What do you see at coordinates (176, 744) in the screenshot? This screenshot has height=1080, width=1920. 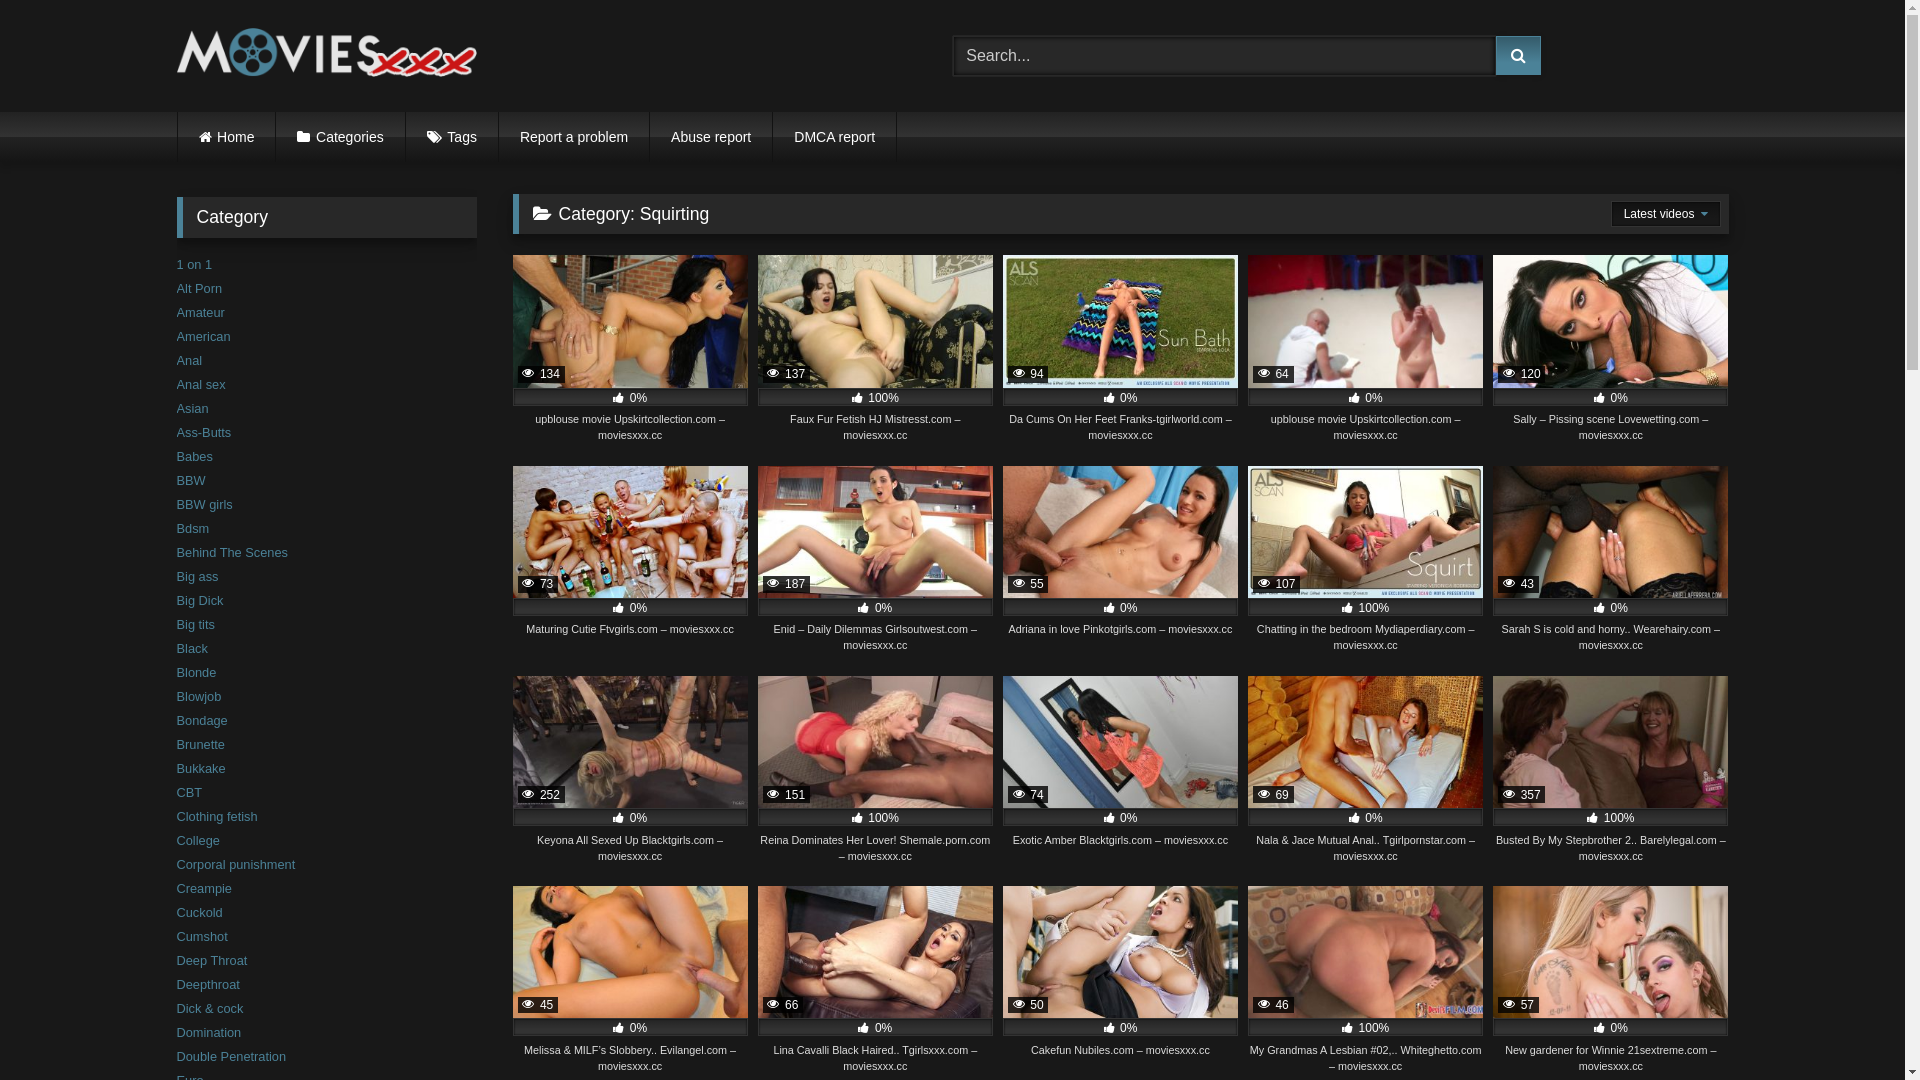 I see `'Brunette'` at bounding box center [176, 744].